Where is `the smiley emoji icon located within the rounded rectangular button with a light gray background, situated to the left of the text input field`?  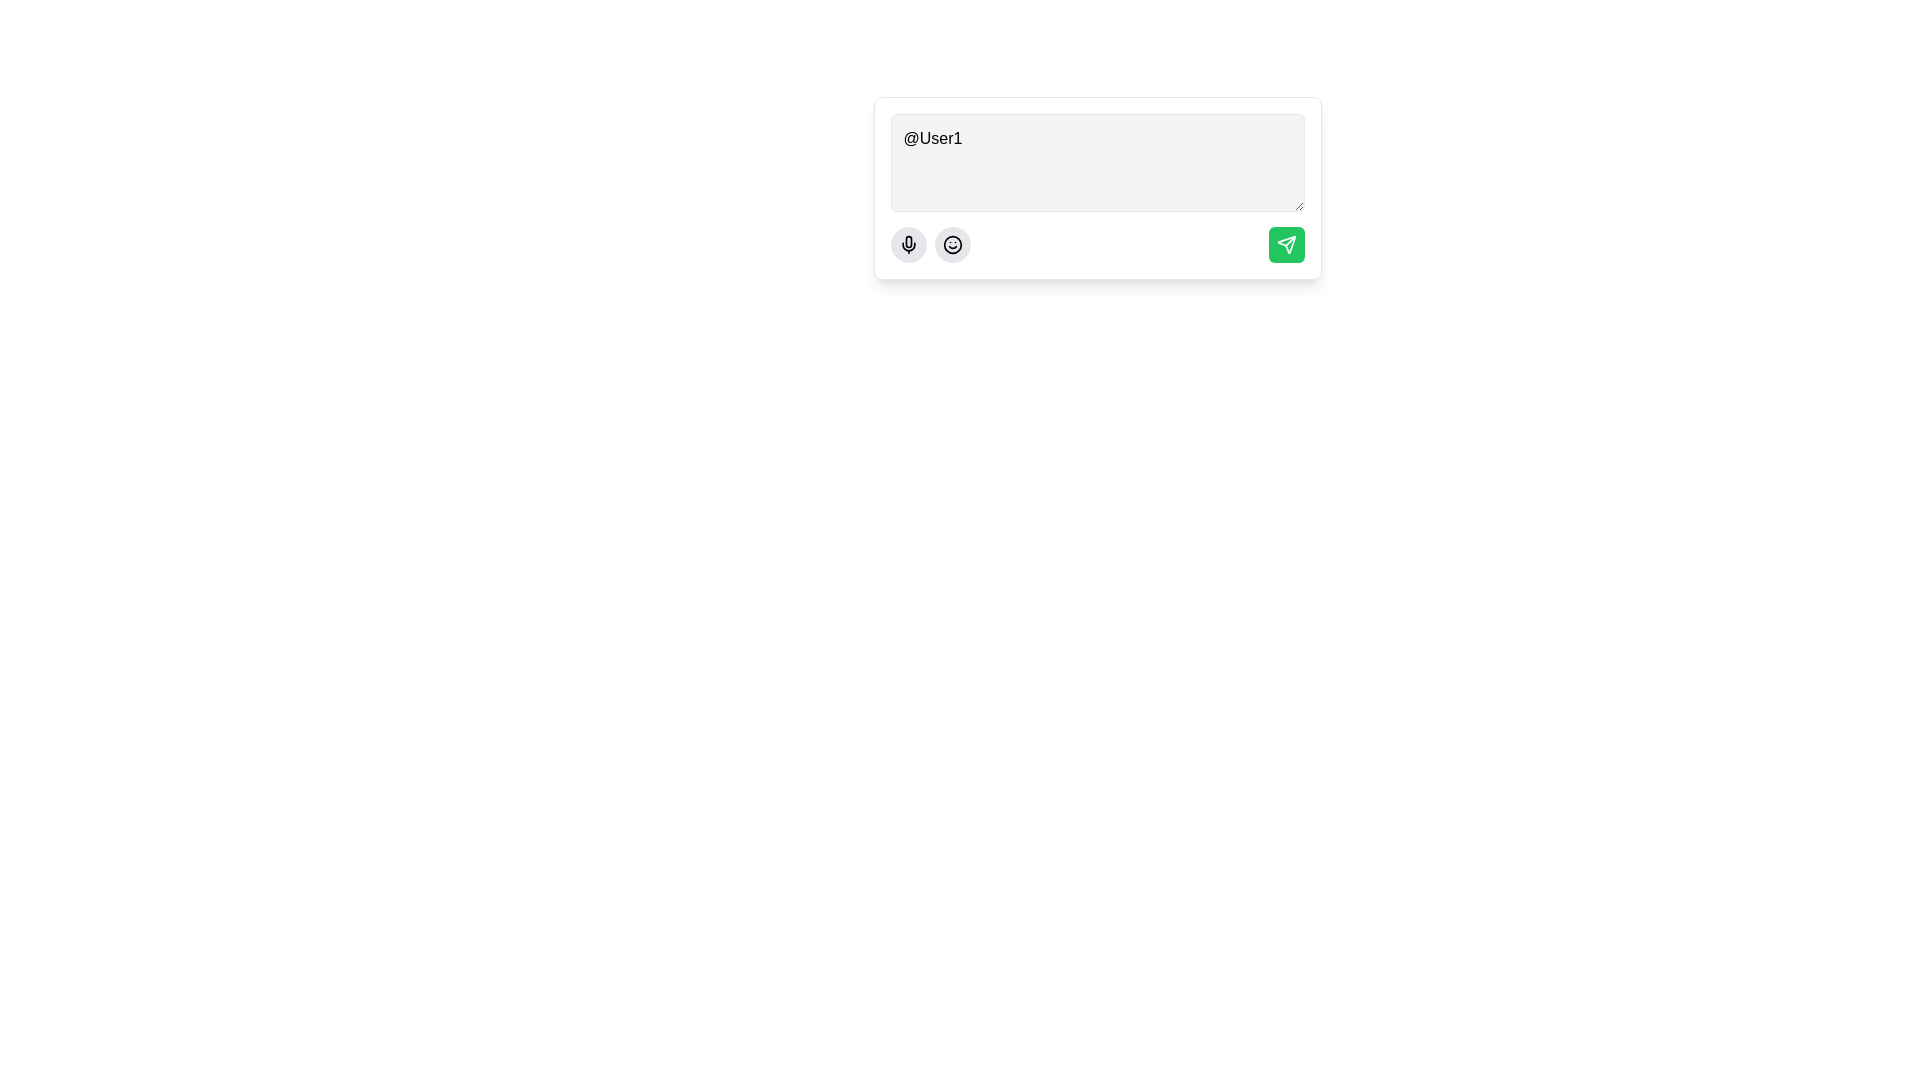
the smiley emoji icon located within the rounded rectangular button with a light gray background, situated to the left of the text input field is located at coordinates (951, 244).